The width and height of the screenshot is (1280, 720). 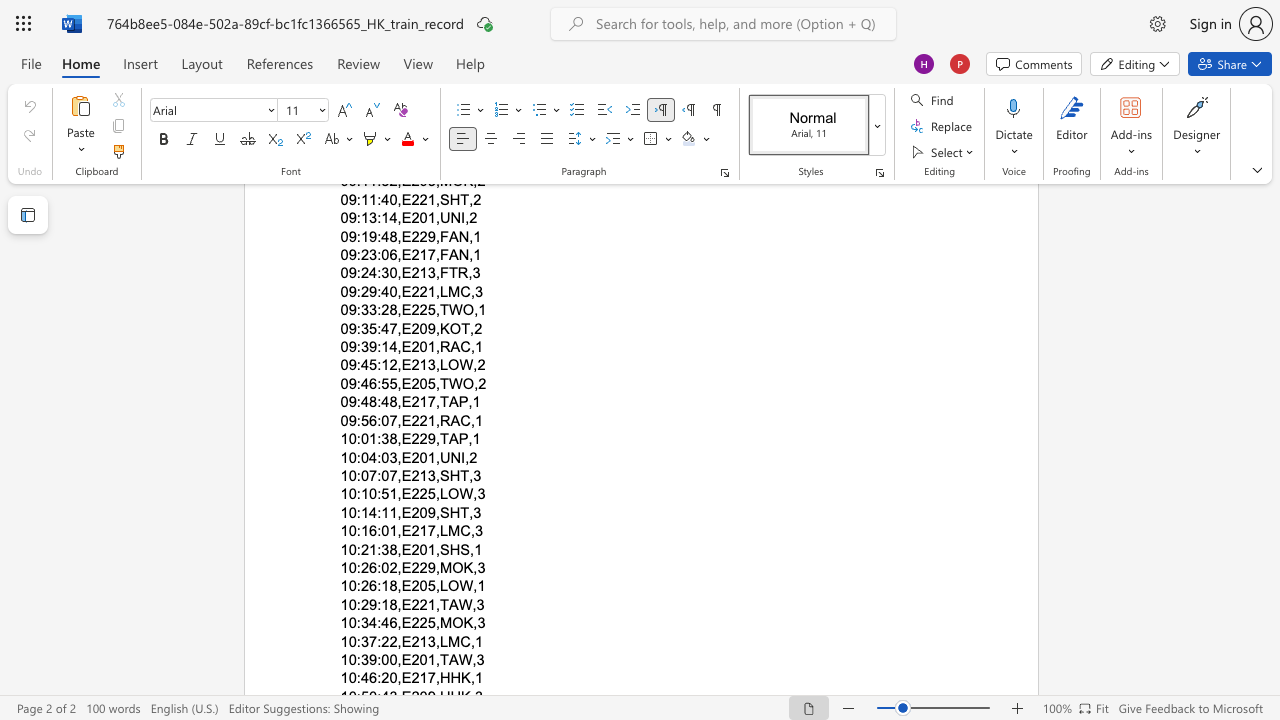 I want to click on the subset text "SHT," within the text "10:14:11,E209,SHT,3", so click(x=438, y=511).